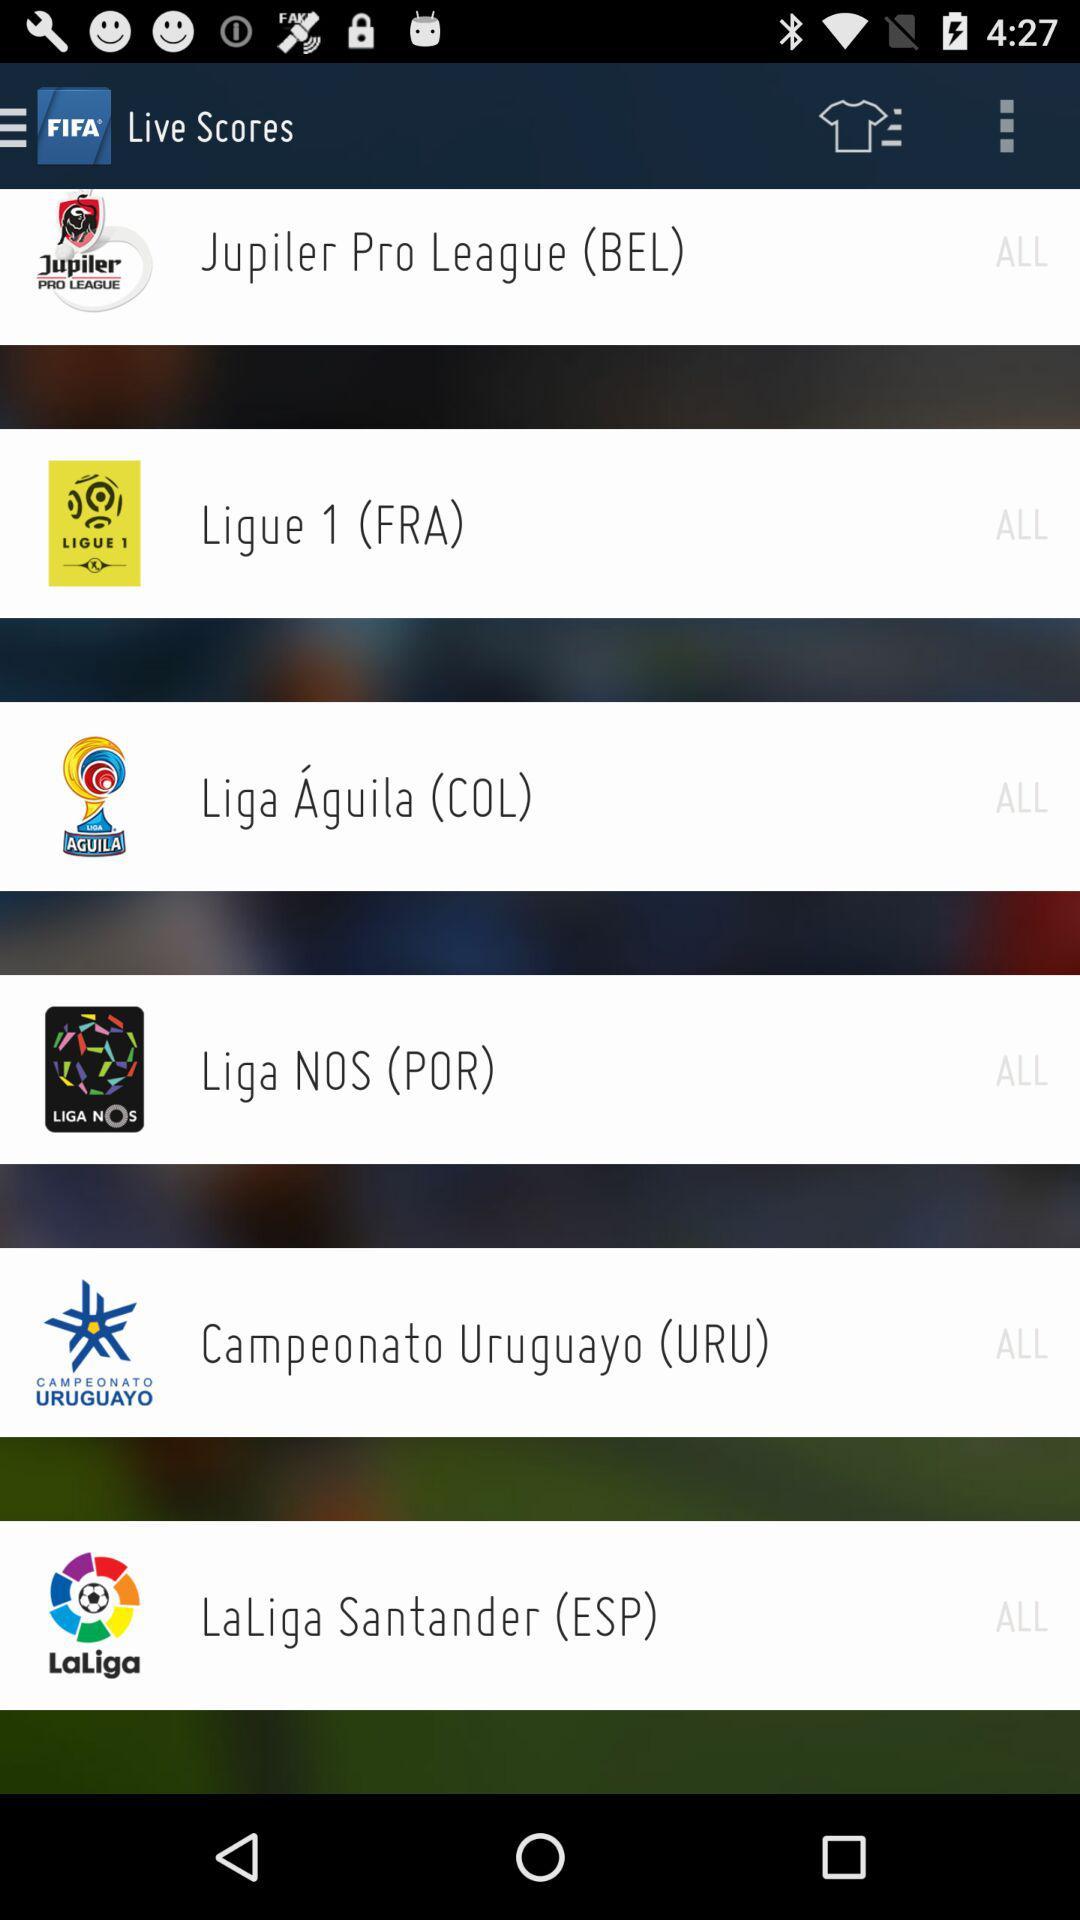 The height and width of the screenshot is (1920, 1080). What do you see at coordinates (95, 795) in the screenshot?
I see `the fourth icon from the top of the page` at bounding box center [95, 795].